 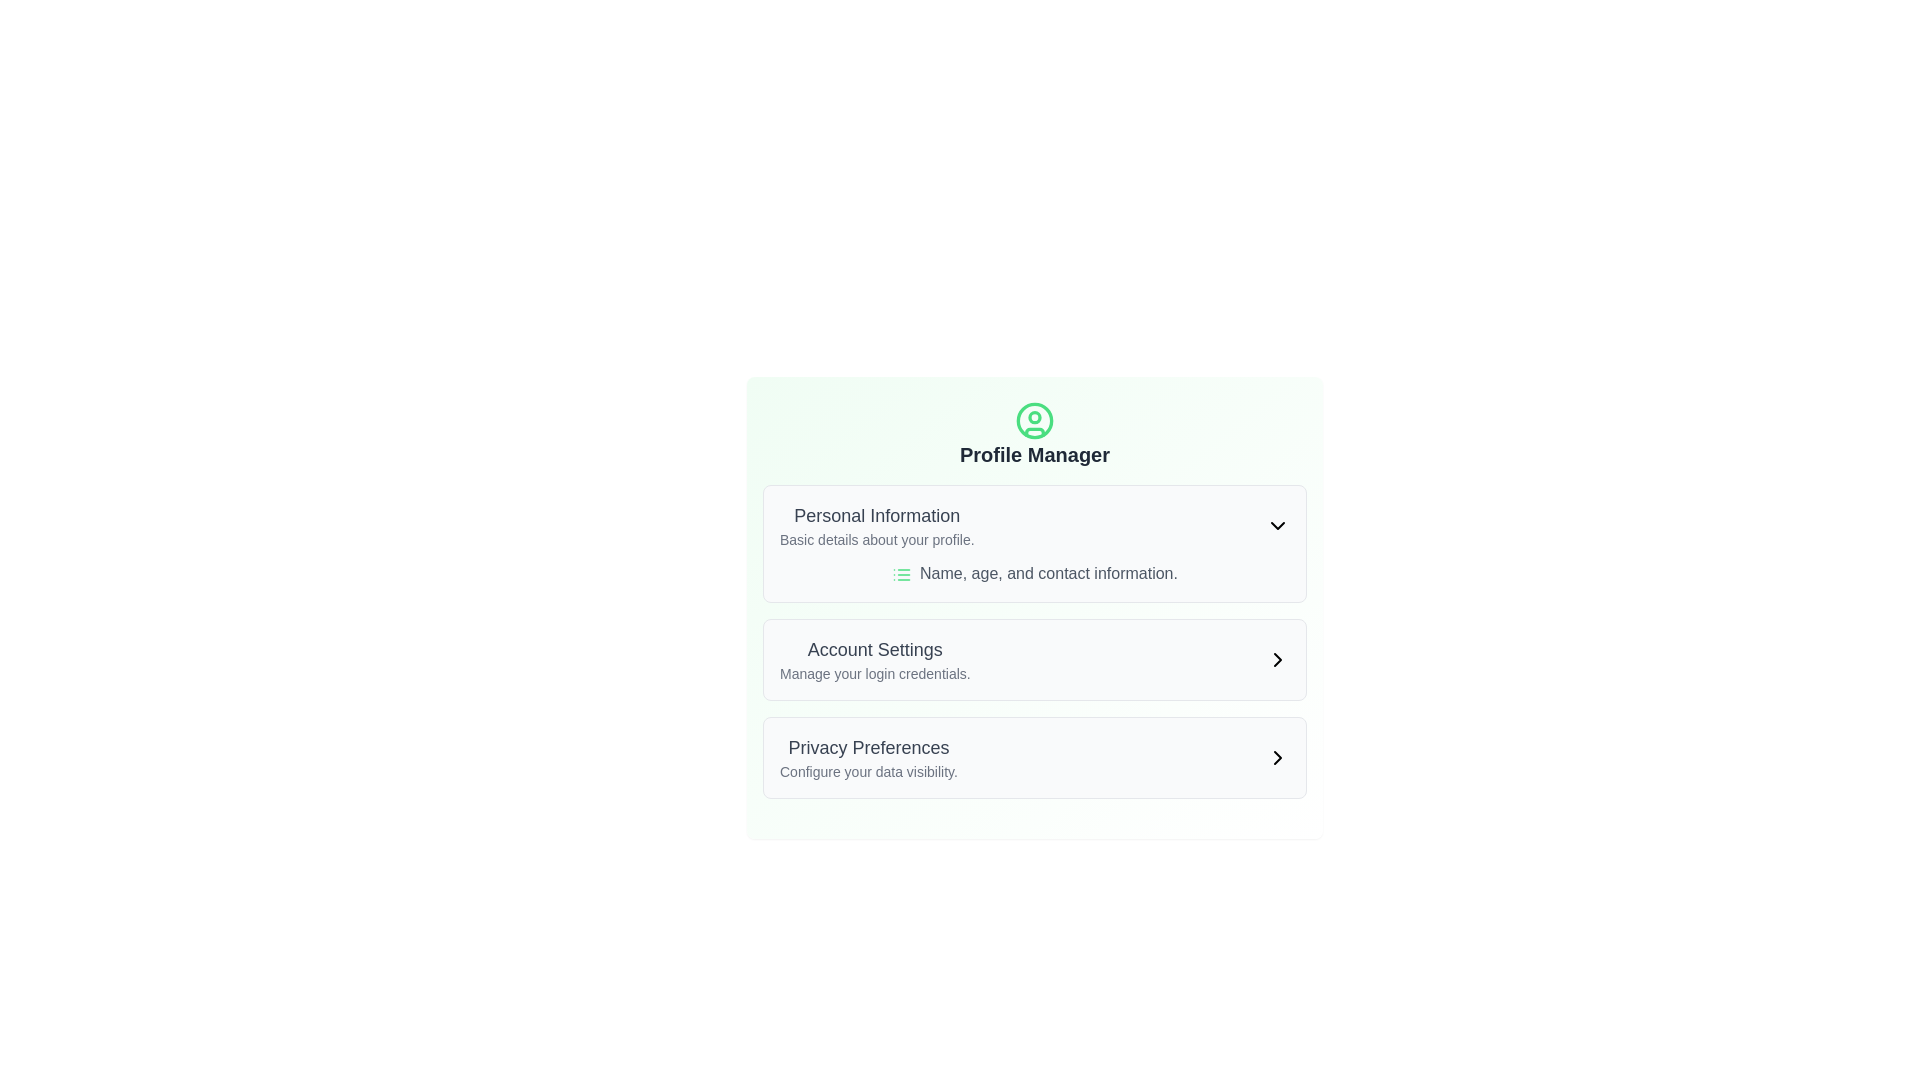 What do you see at coordinates (877, 524) in the screenshot?
I see `the 'Personal Information' text block, which is part of the first card under 'Profile Manager' and displays the heading in a larger, bold font` at bounding box center [877, 524].